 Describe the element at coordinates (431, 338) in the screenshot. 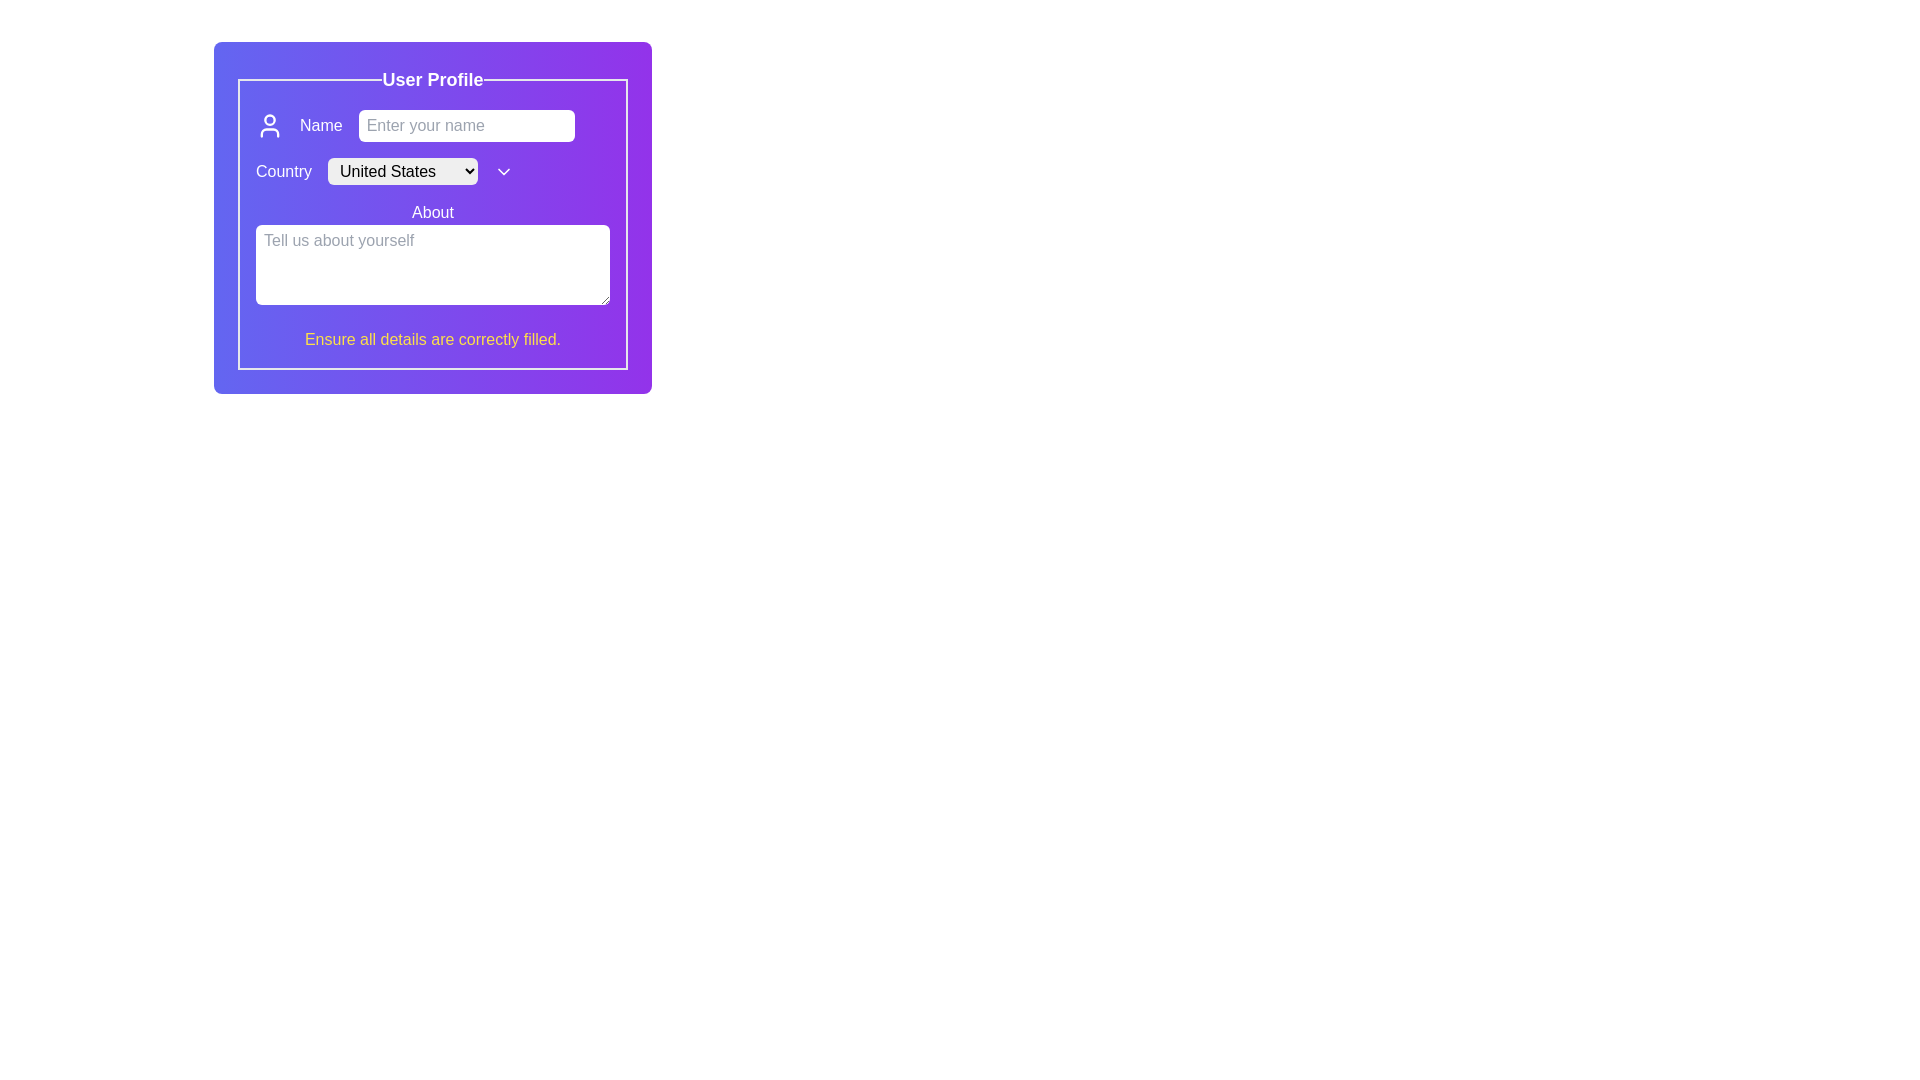

I see `the centered text block styled in yellow font that says 'Ensure all details are correctly filled.' on a purple background` at that location.